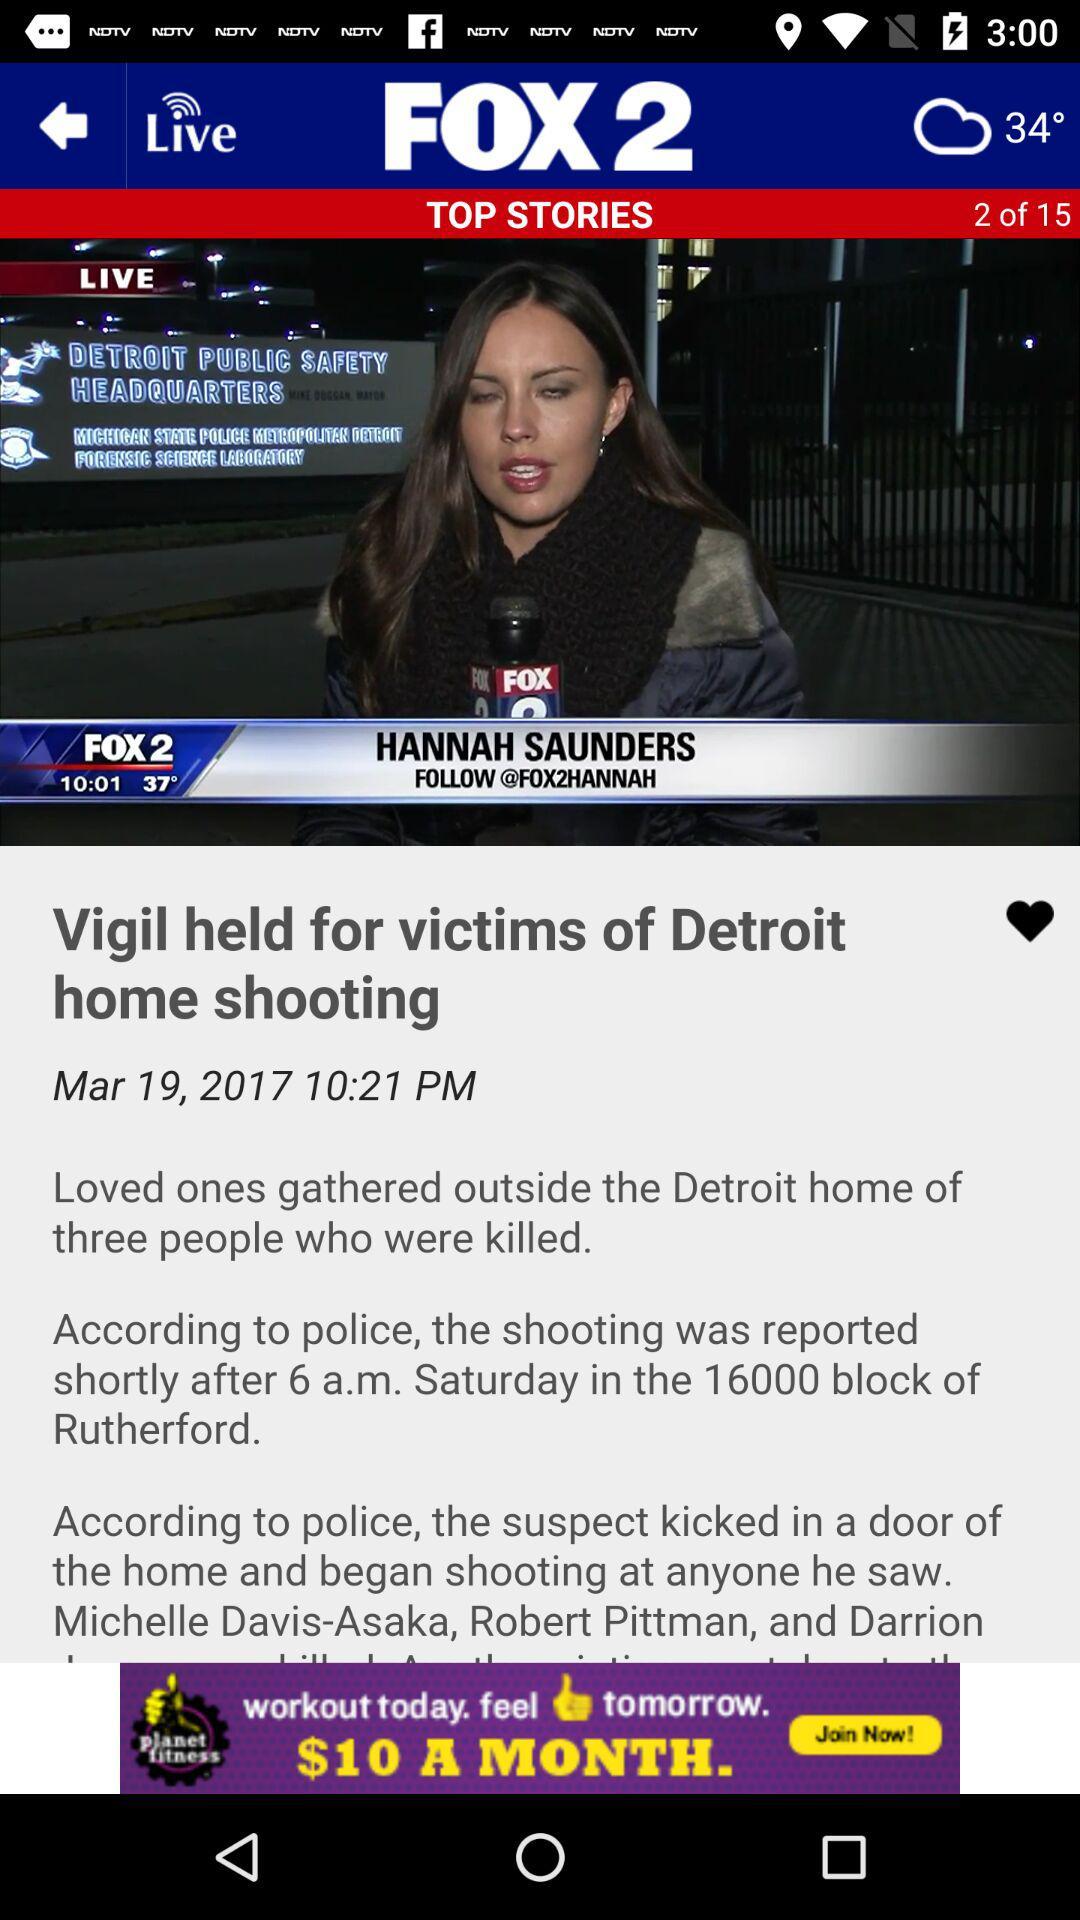 The height and width of the screenshot is (1920, 1080). Describe the element at coordinates (540, 1727) in the screenshot. I see `advertisement` at that location.